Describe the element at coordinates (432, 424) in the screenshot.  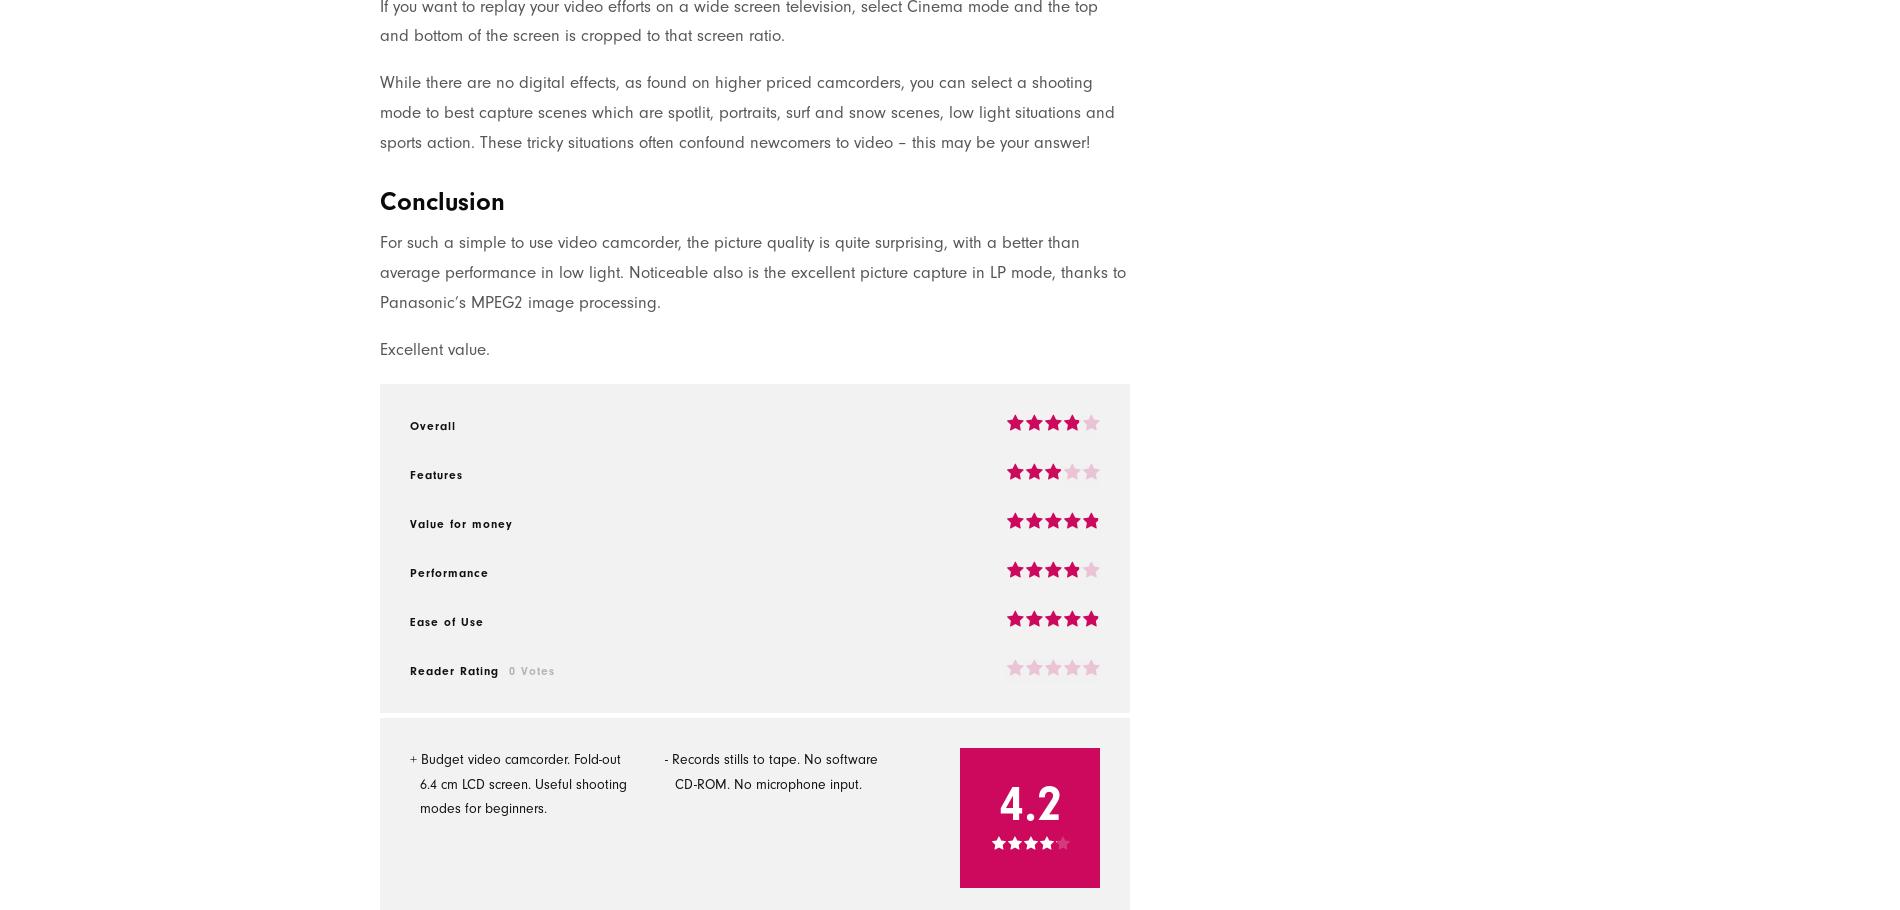
I see `'Overall'` at that location.